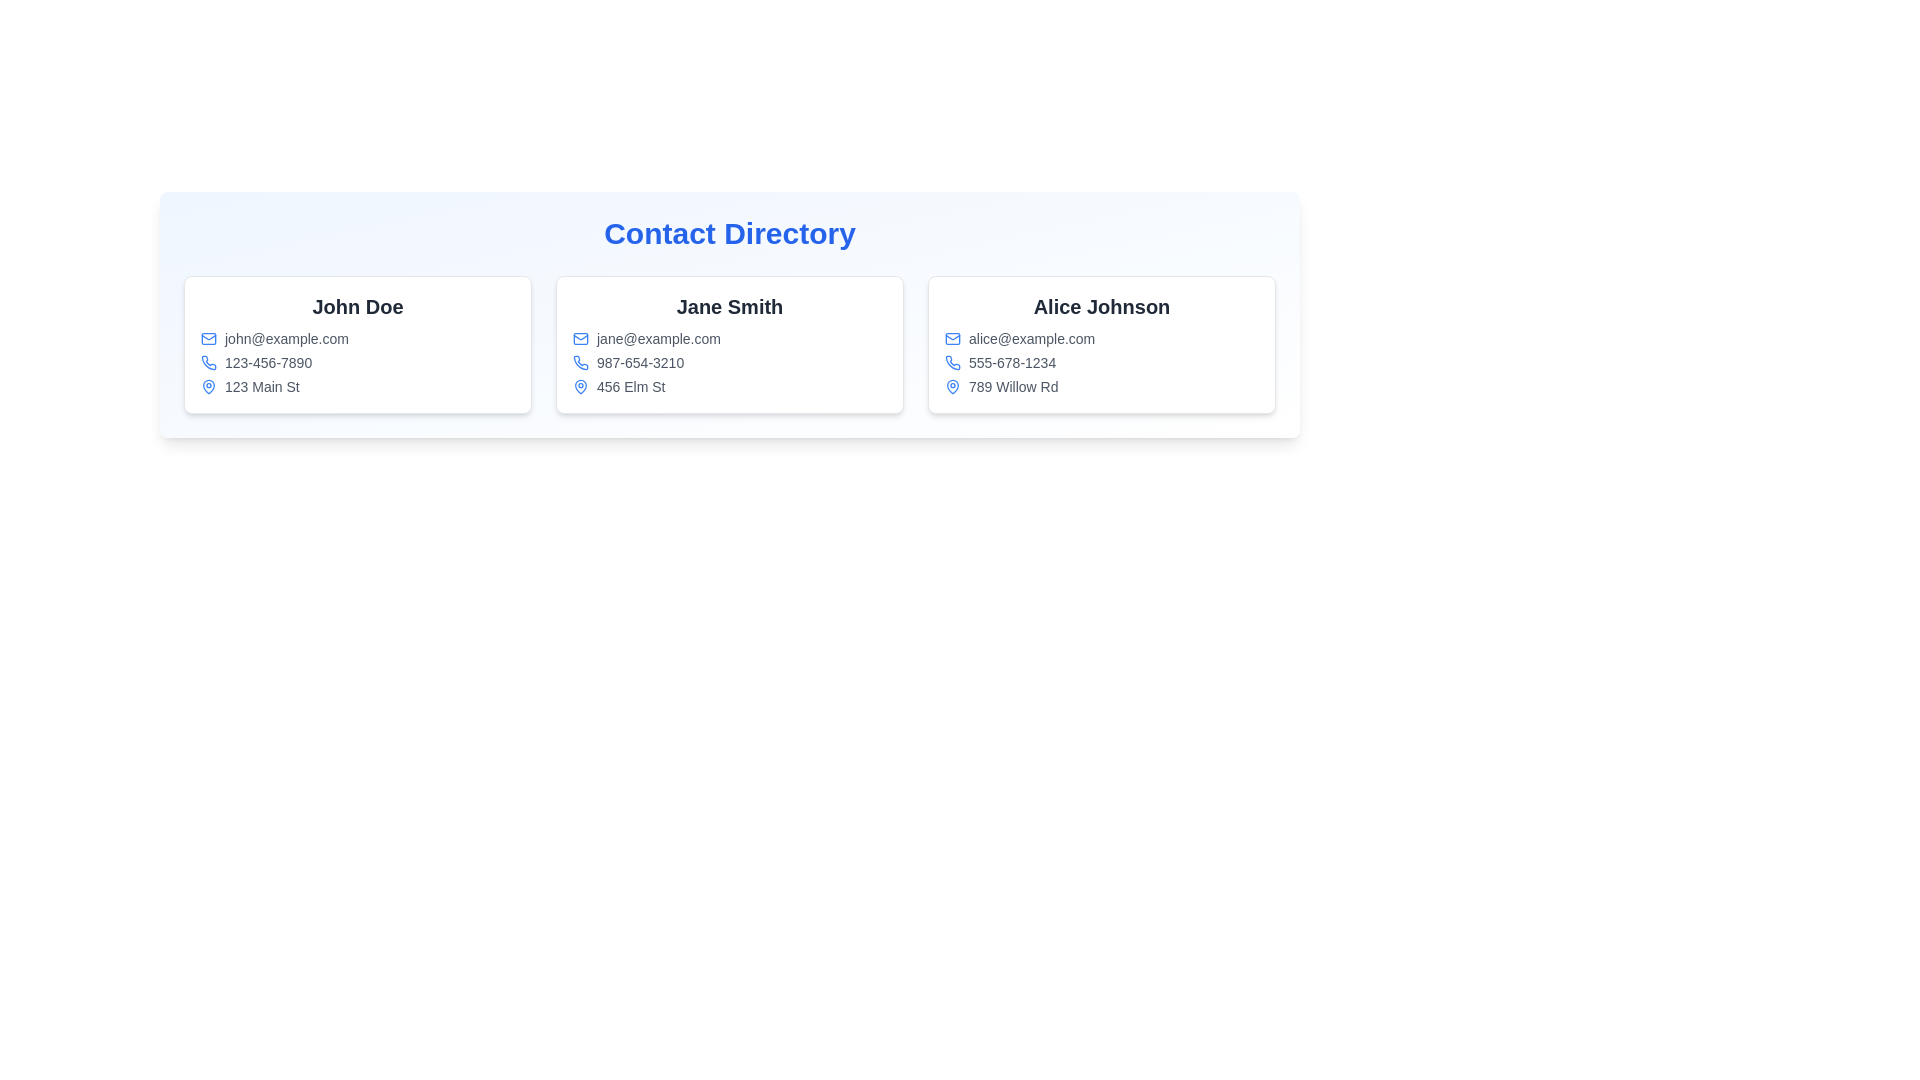  I want to click on the Informational card for 'Alice Johnson', which features a white background and gray border, located in the 'Contact Directory' section, so click(1101, 343).